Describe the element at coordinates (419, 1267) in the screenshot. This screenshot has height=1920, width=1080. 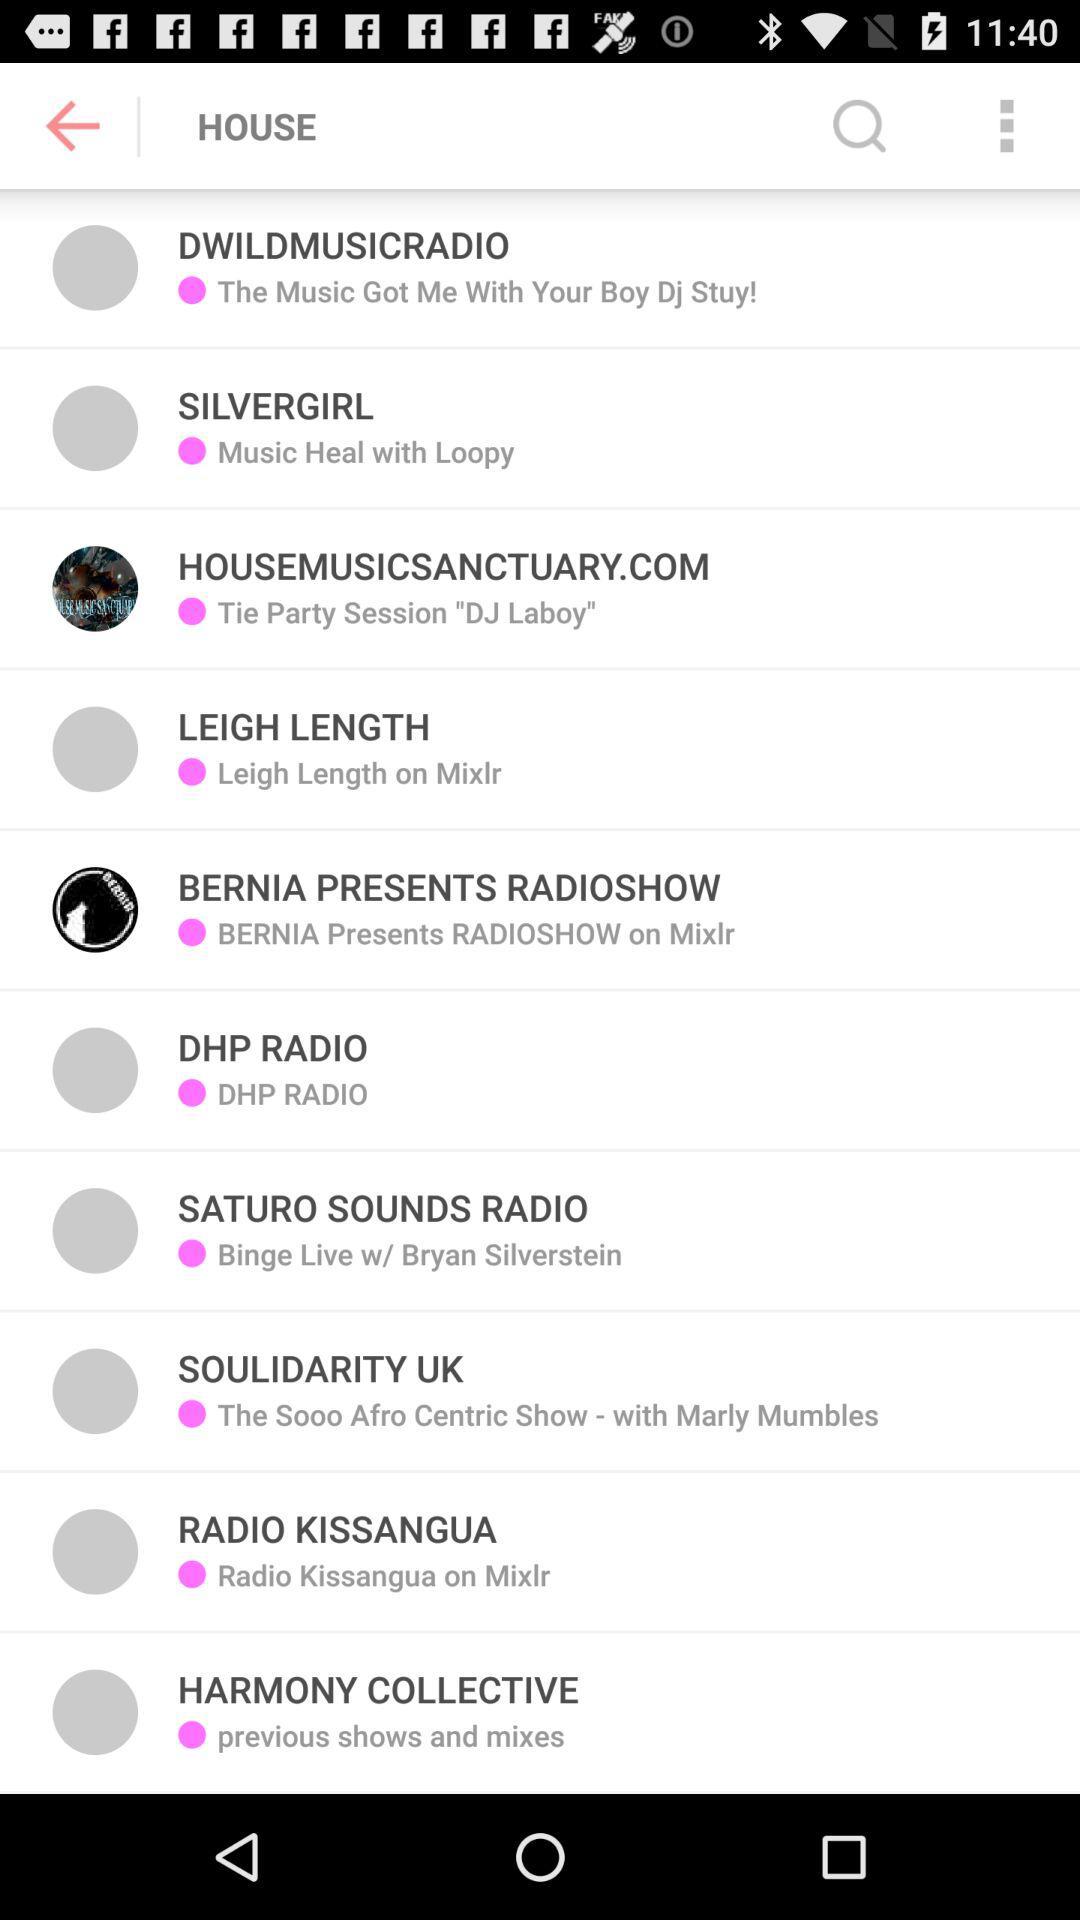
I see `binge live w` at that location.